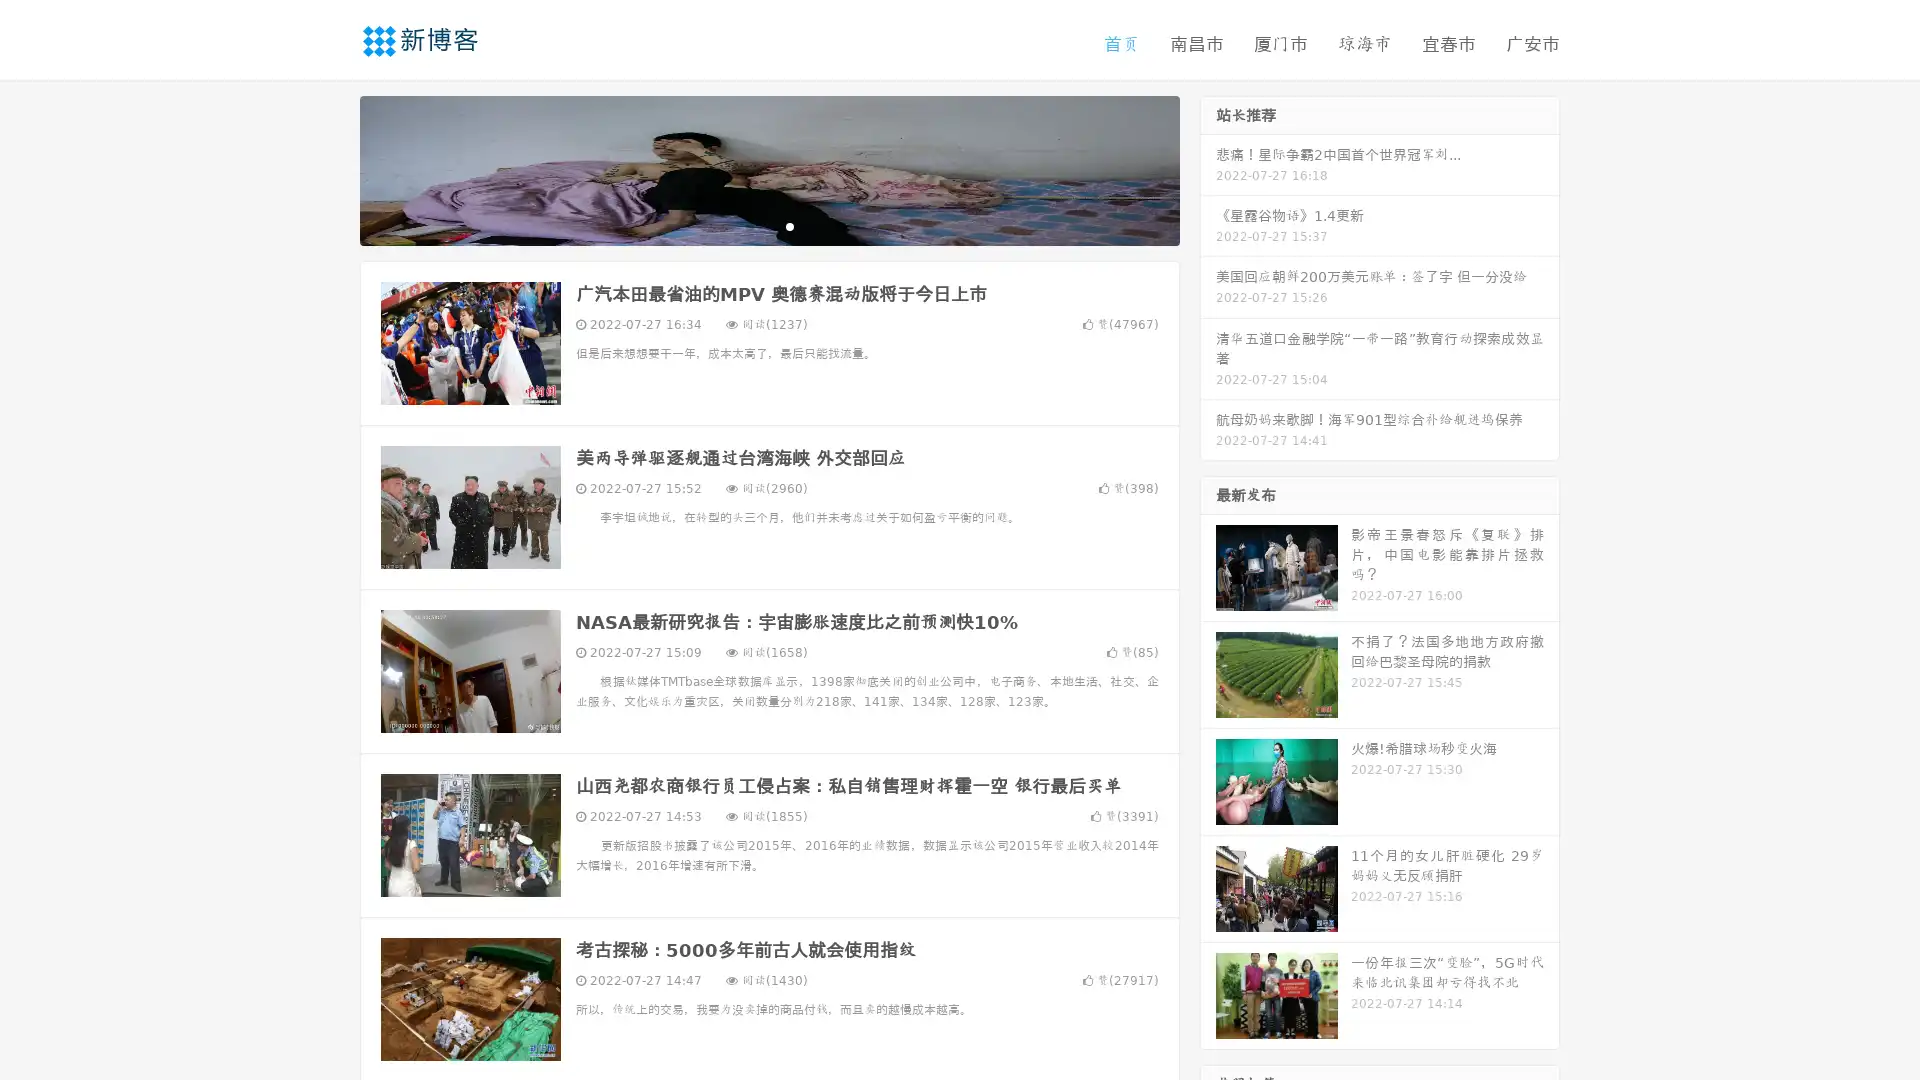 Image resolution: width=1920 pixels, height=1080 pixels. What do you see at coordinates (1208, 168) in the screenshot?
I see `Next slide` at bounding box center [1208, 168].